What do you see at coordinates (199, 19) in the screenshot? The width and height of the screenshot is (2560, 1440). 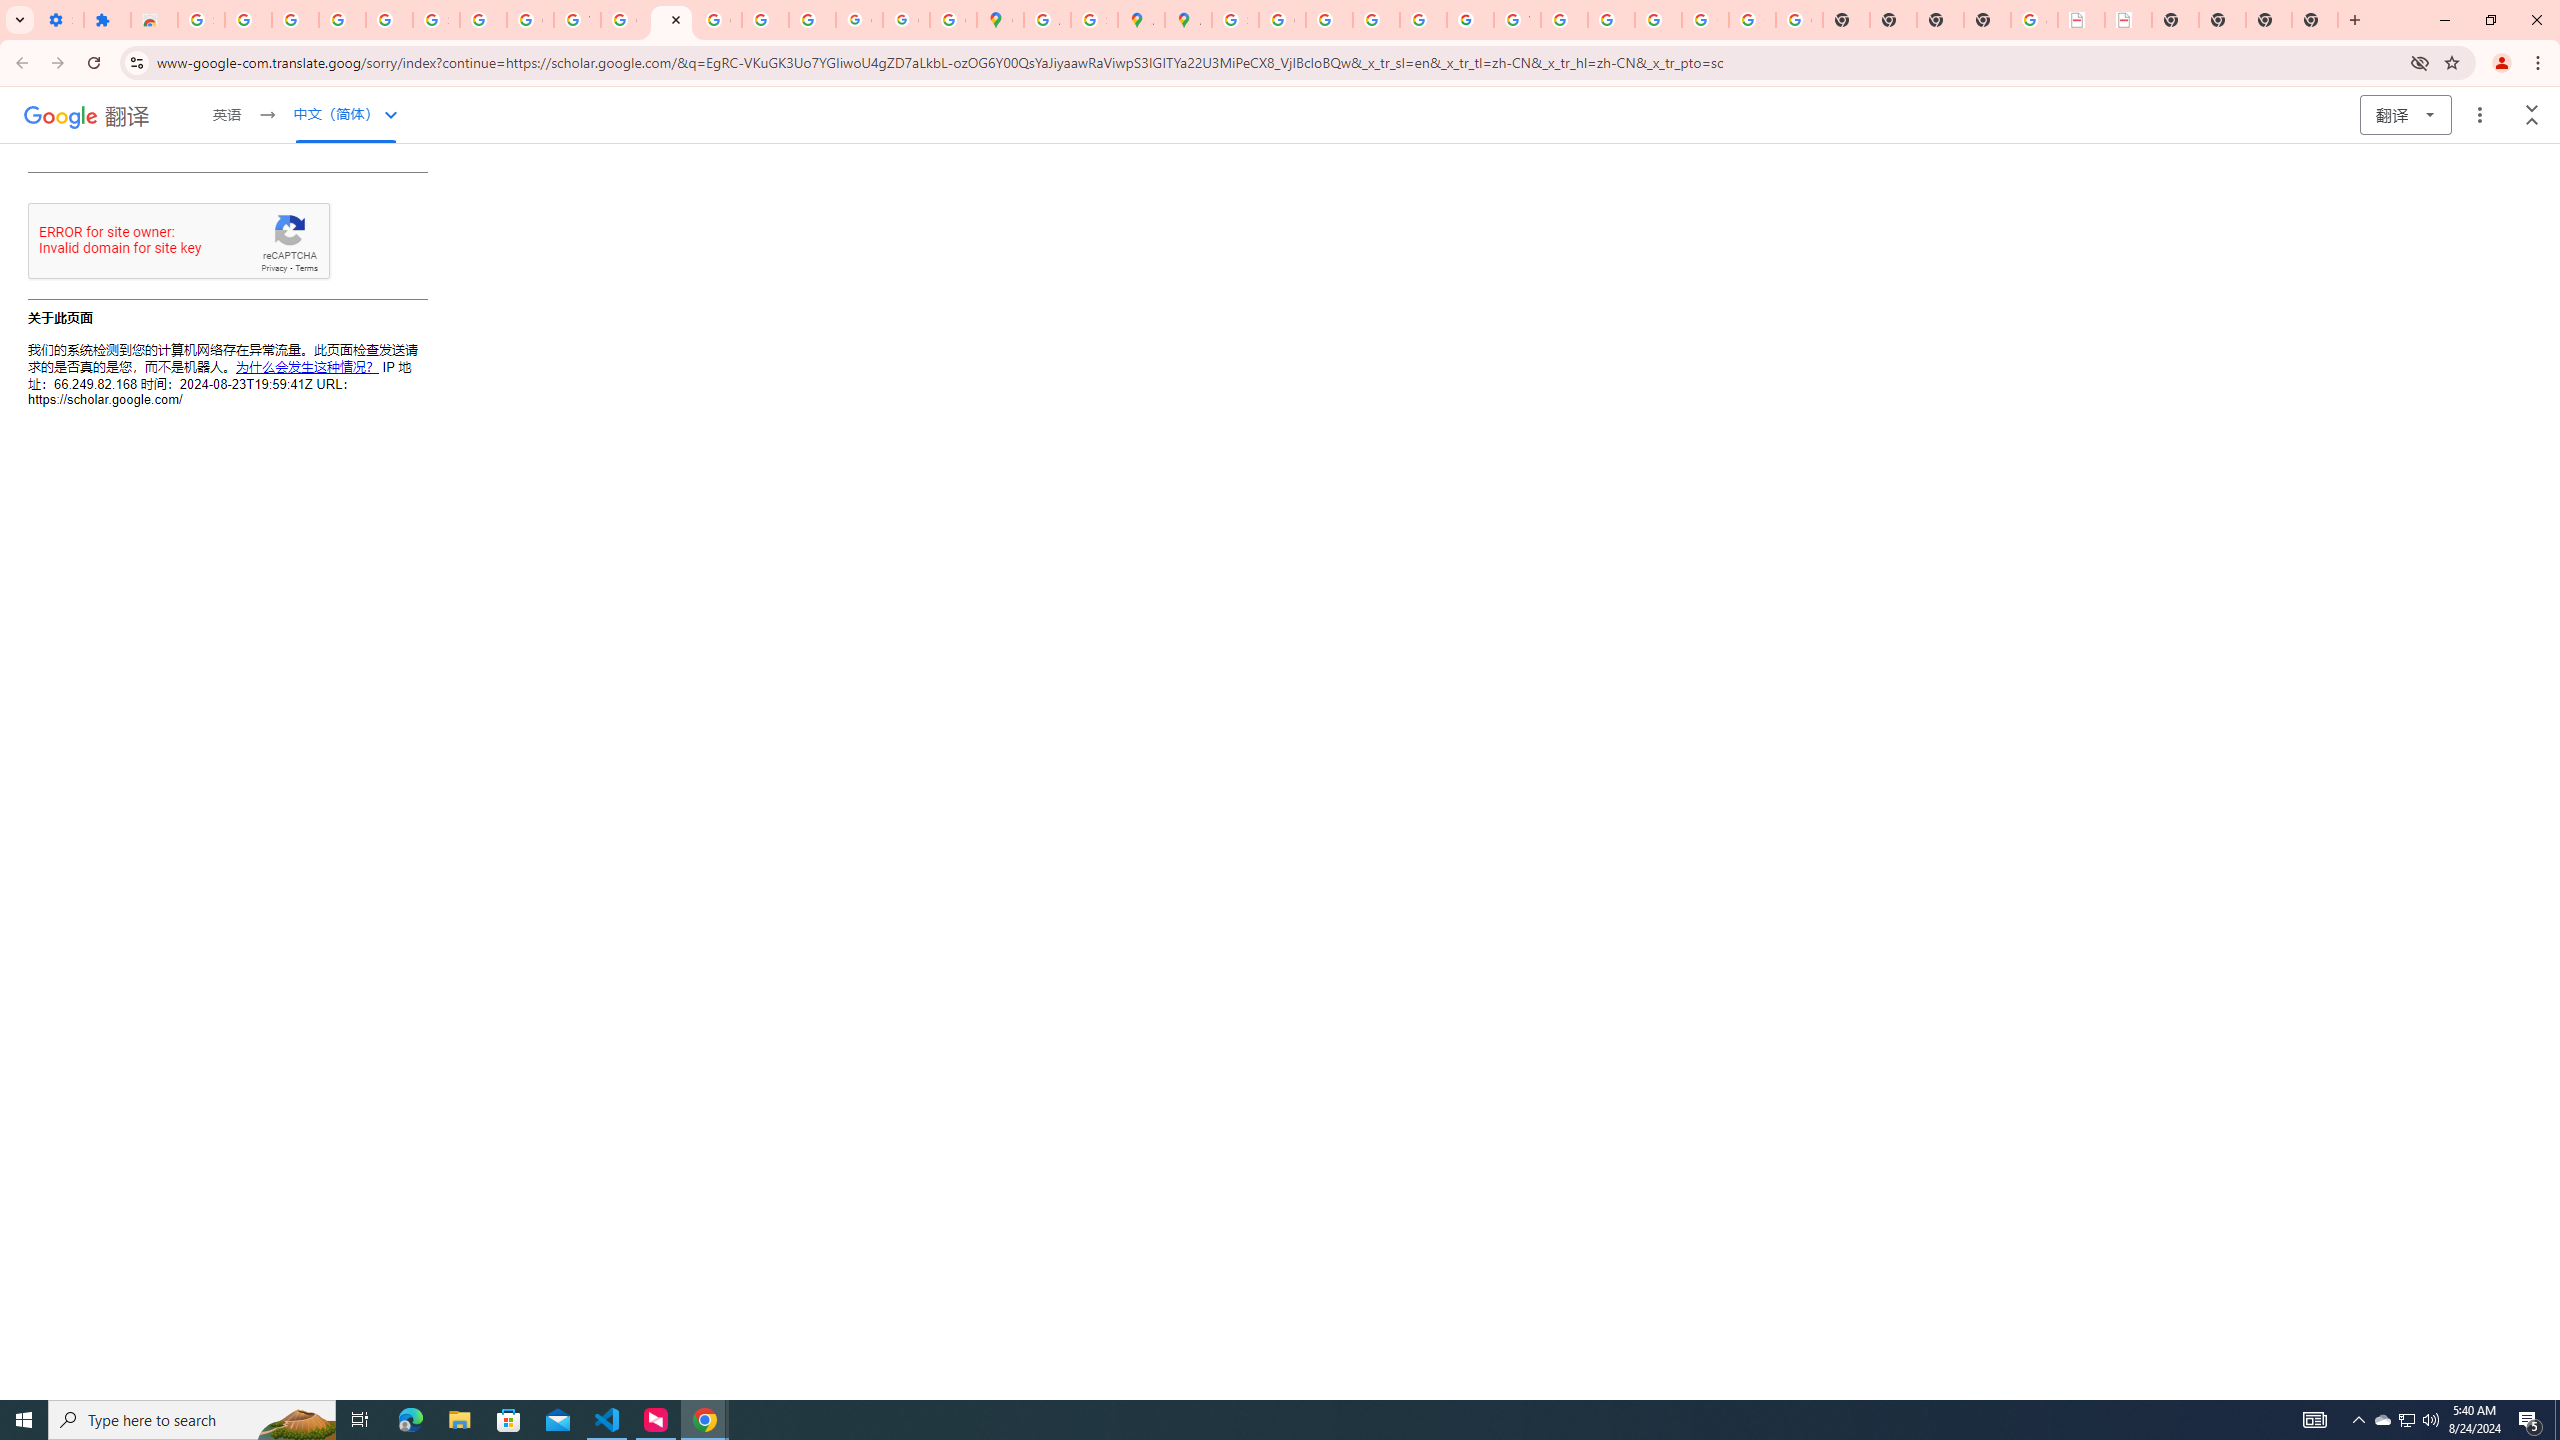 I see `'Sign in - Google Accounts'` at bounding box center [199, 19].